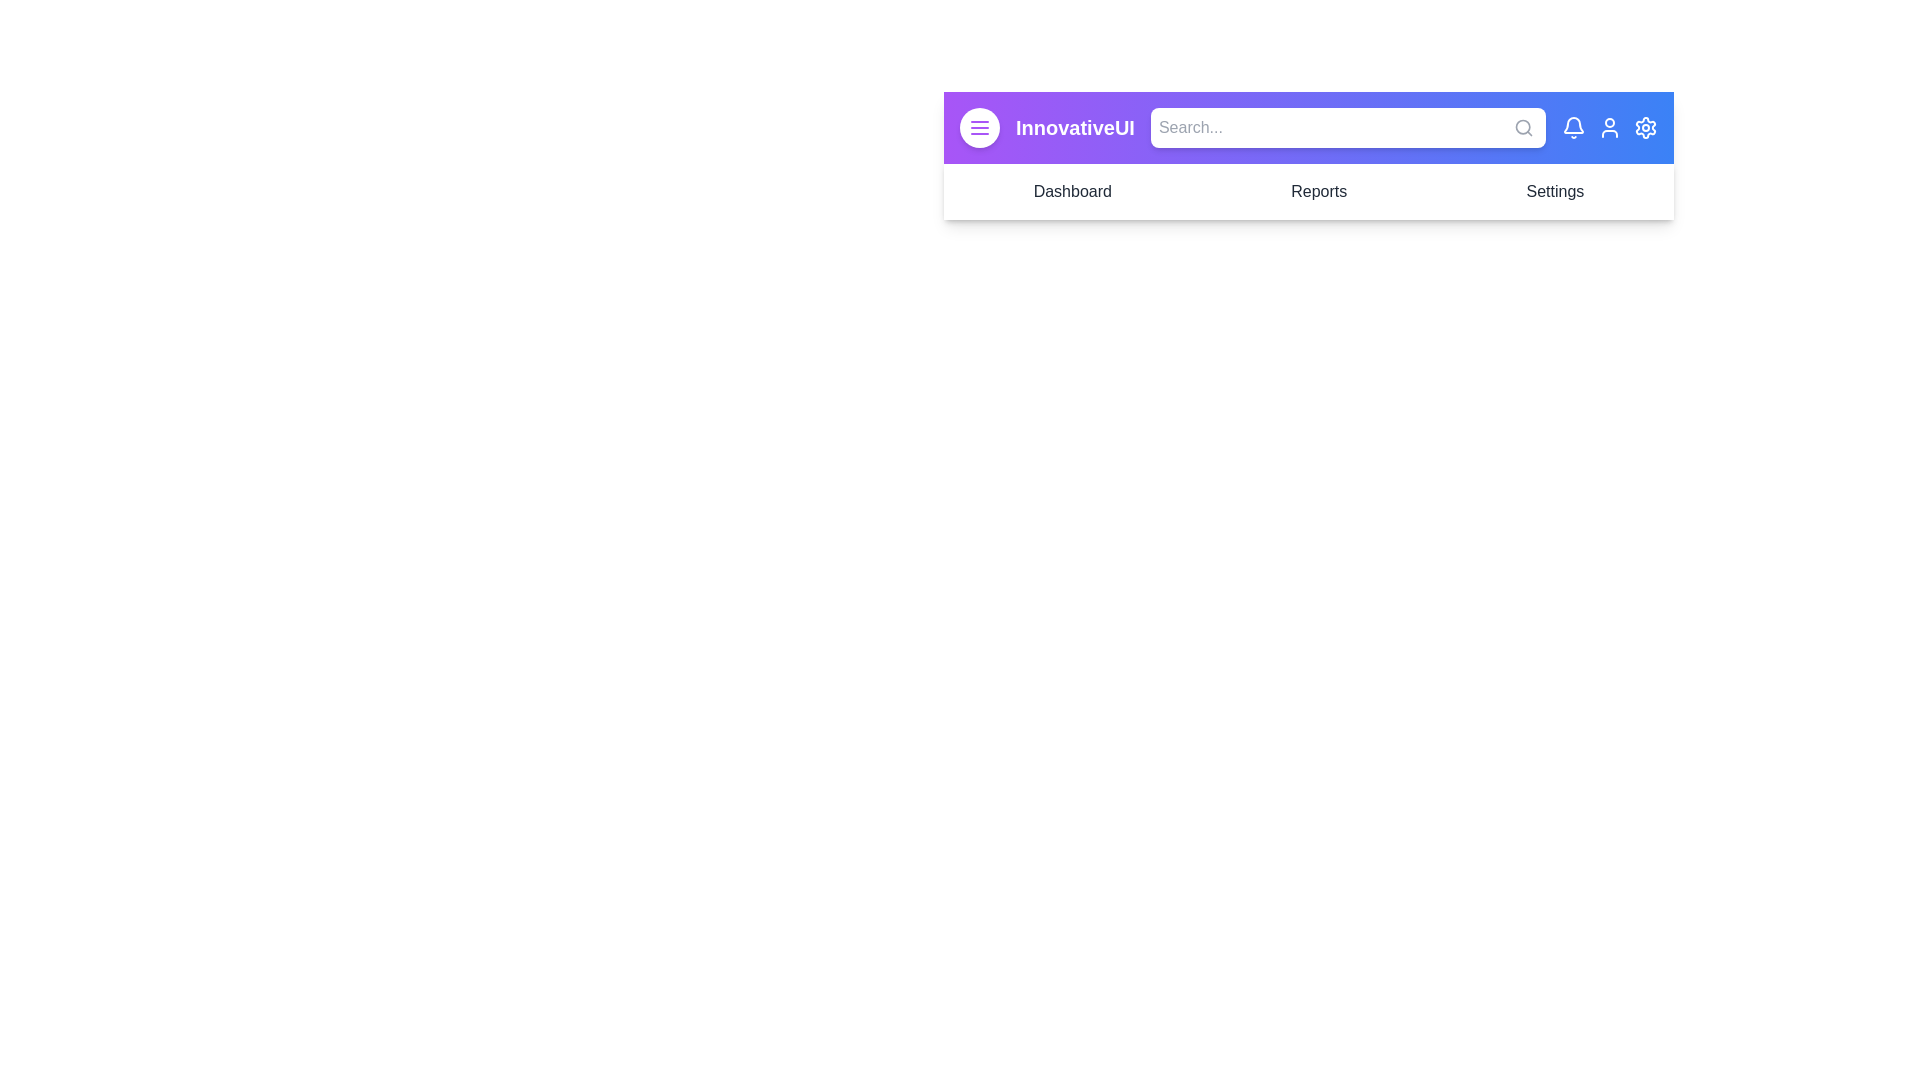 This screenshot has width=1920, height=1080. I want to click on the settings icon to access configuration options, so click(1646, 127).